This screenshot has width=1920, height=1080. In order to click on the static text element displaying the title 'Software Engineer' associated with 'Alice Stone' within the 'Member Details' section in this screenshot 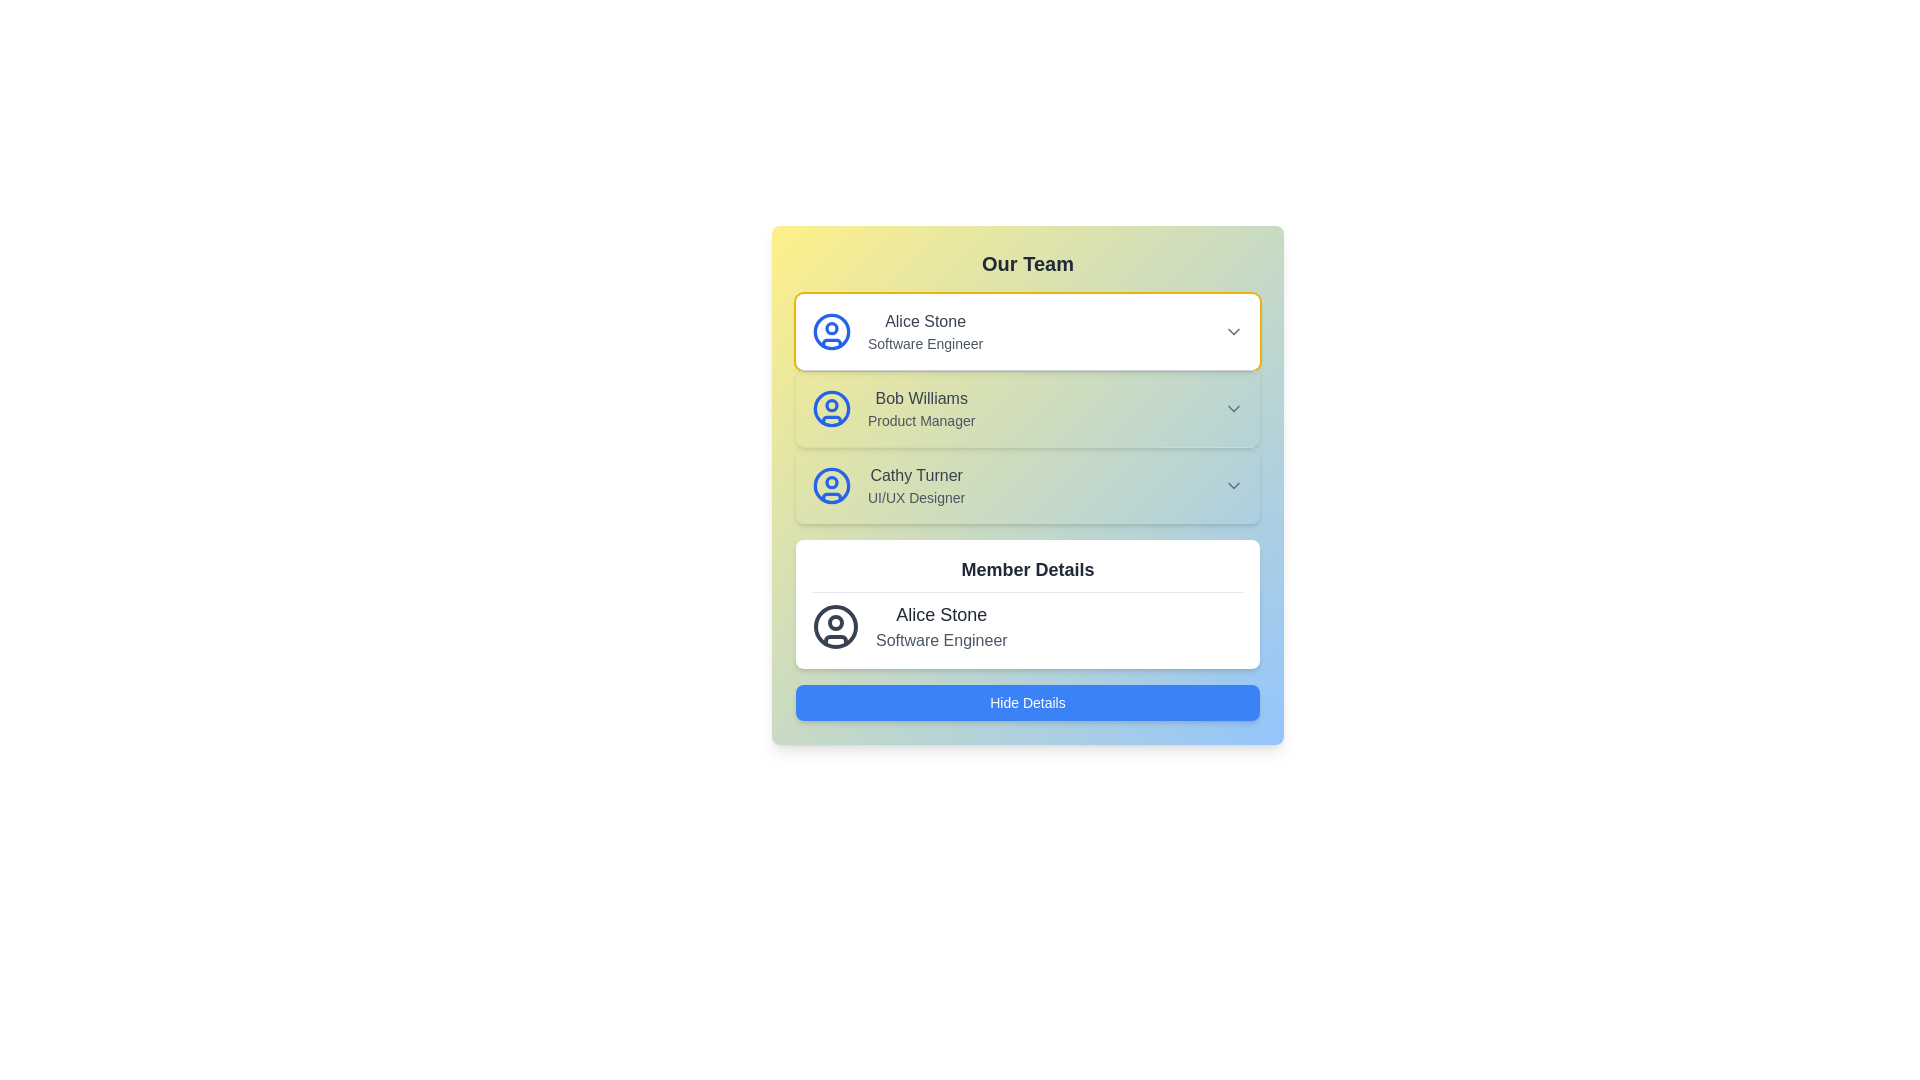, I will do `click(940, 640)`.